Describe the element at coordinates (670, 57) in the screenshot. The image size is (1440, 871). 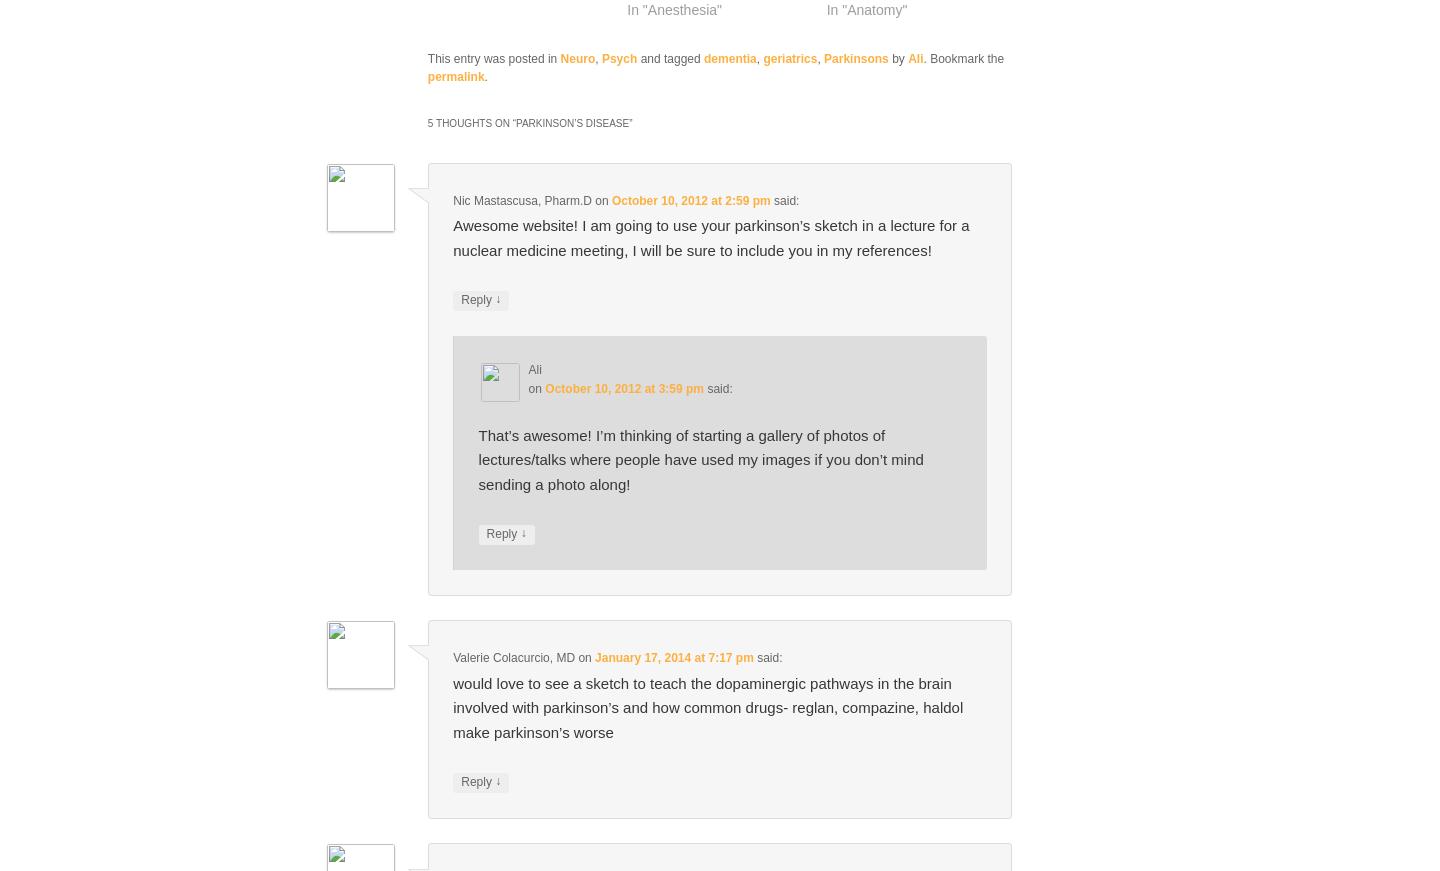
I see `'and tagged'` at that location.